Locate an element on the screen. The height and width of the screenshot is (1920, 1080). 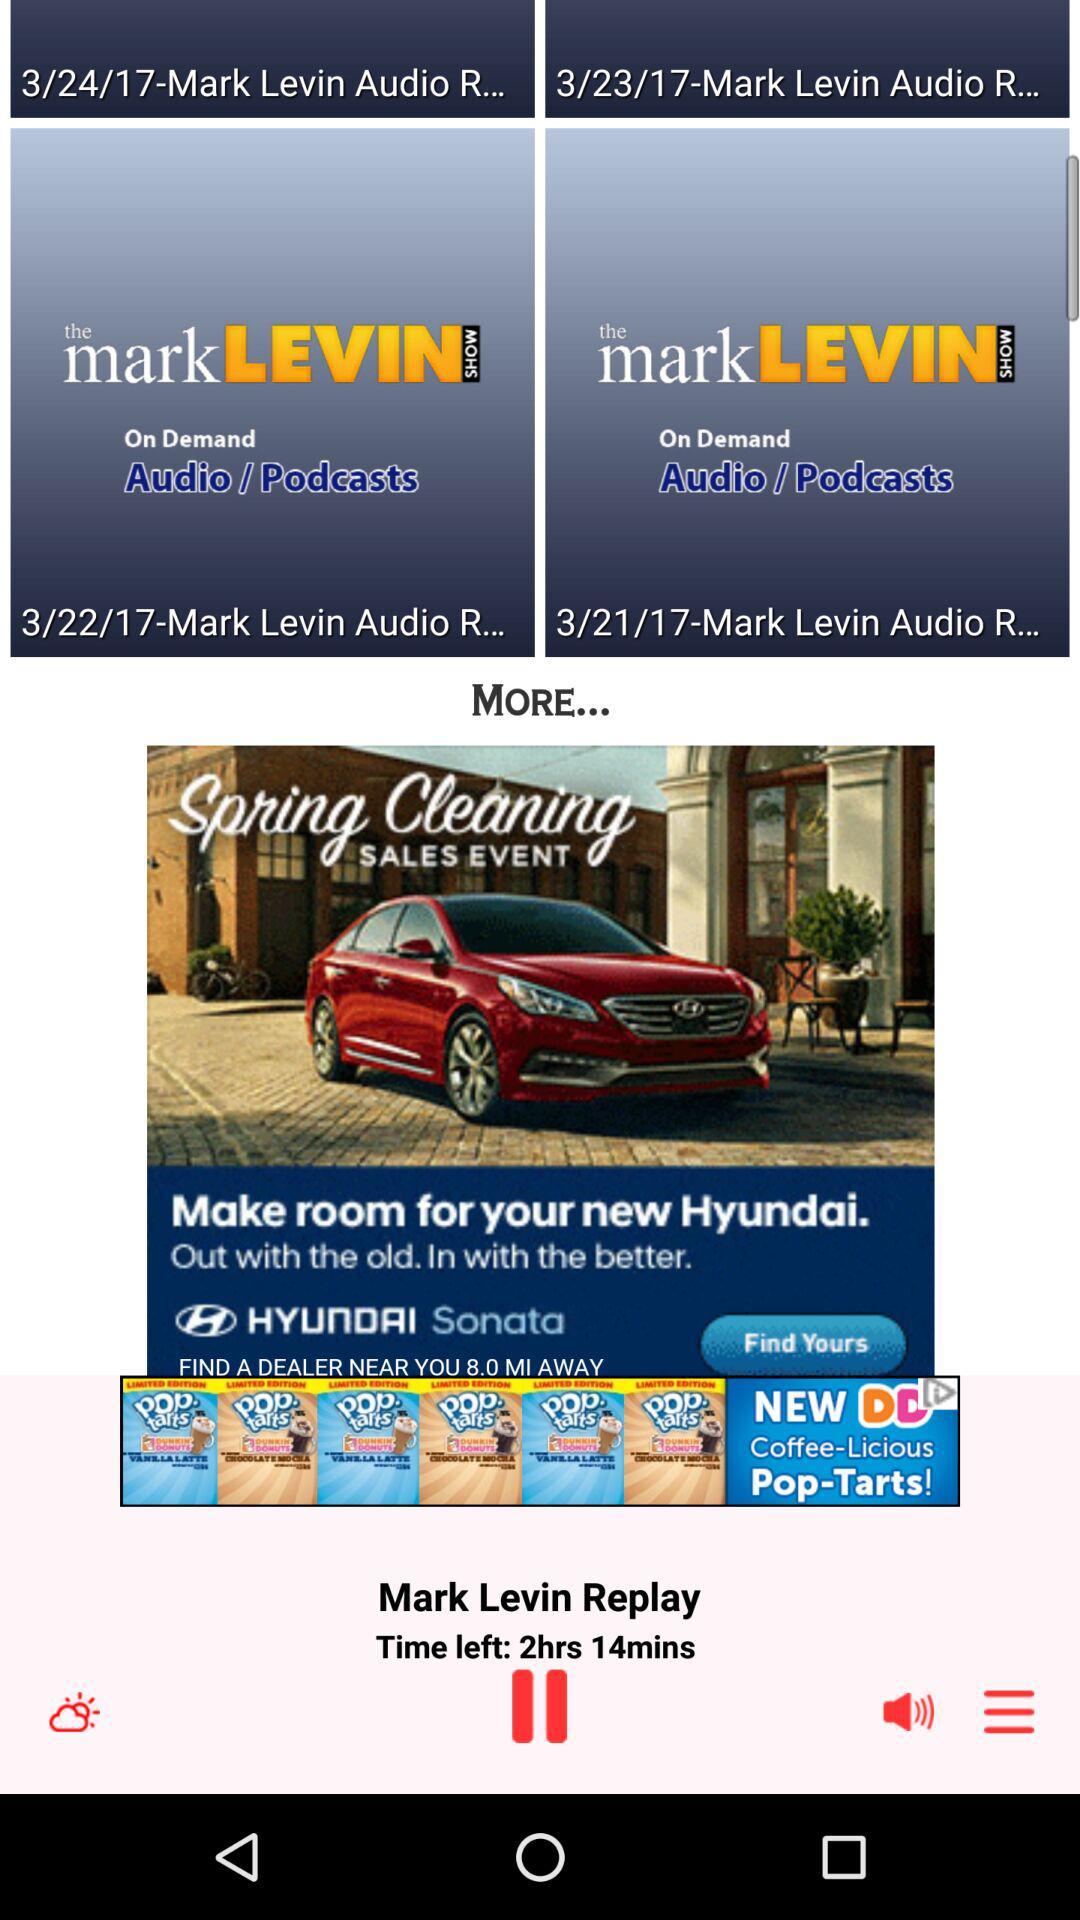
the pause icon is located at coordinates (538, 1826).